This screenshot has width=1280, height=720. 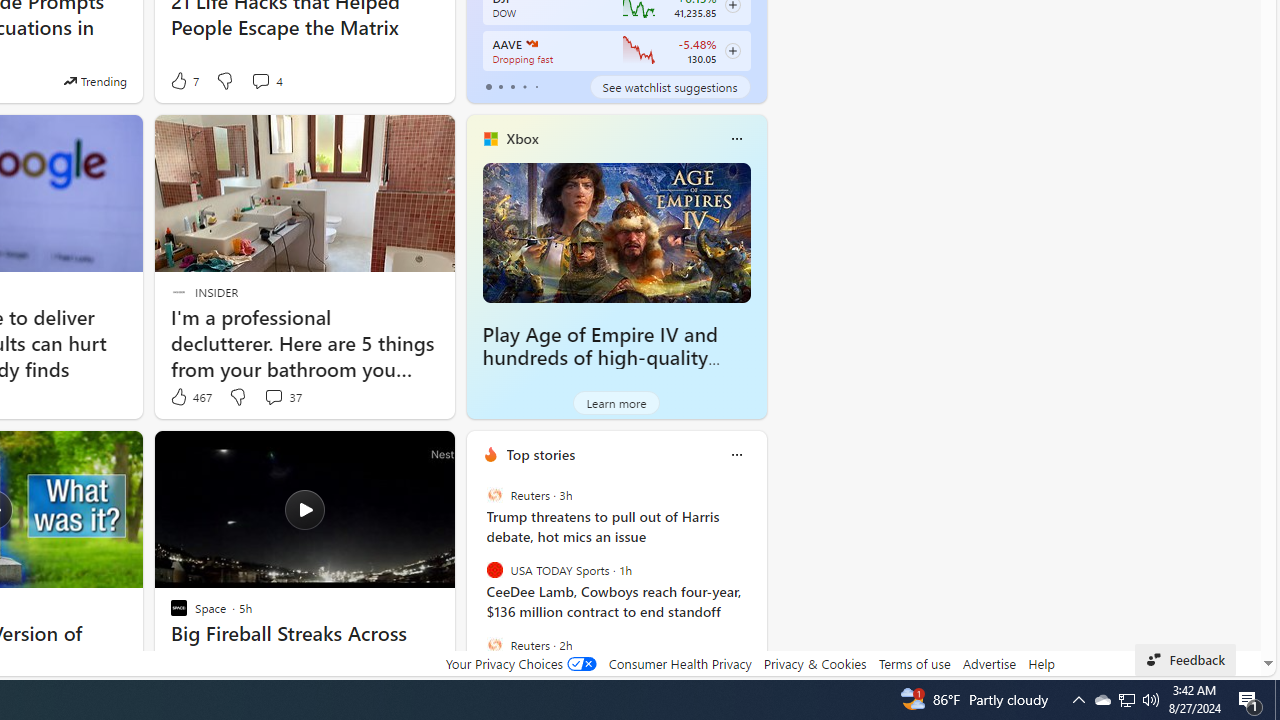 I want to click on 'View comments 4 Comment', so click(x=265, y=80).